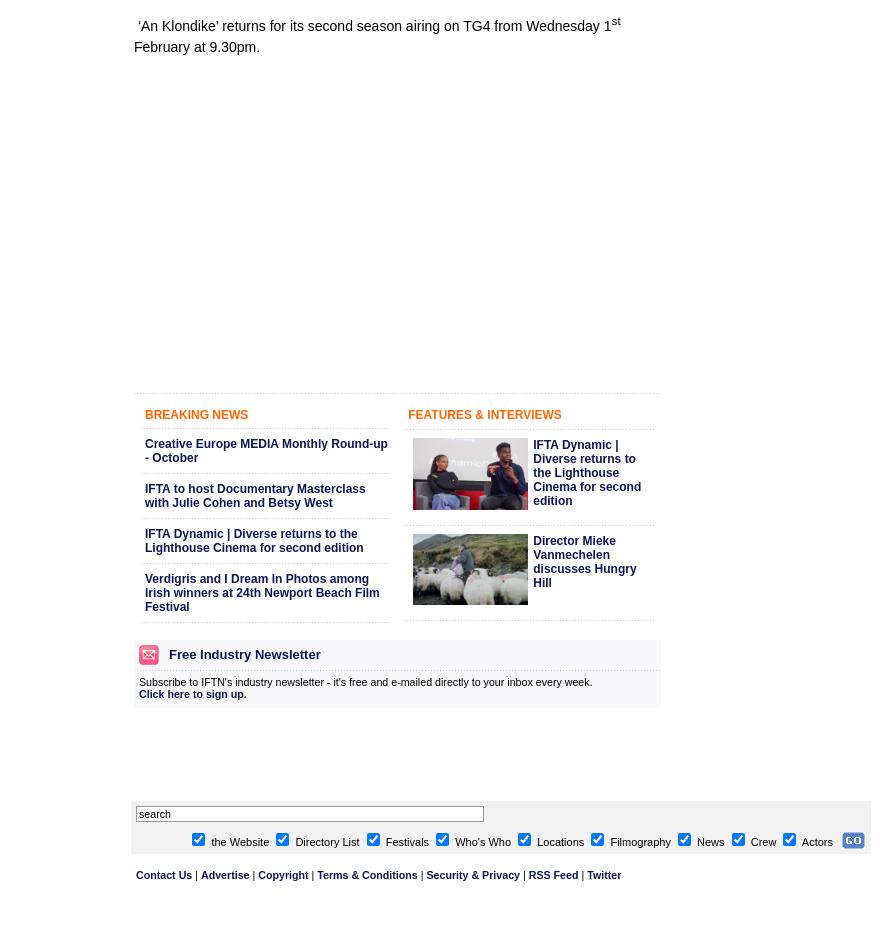 This screenshot has height=936, width=880. What do you see at coordinates (192, 693) in the screenshot?
I see `'Click here  to sign up.'` at bounding box center [192, 693].